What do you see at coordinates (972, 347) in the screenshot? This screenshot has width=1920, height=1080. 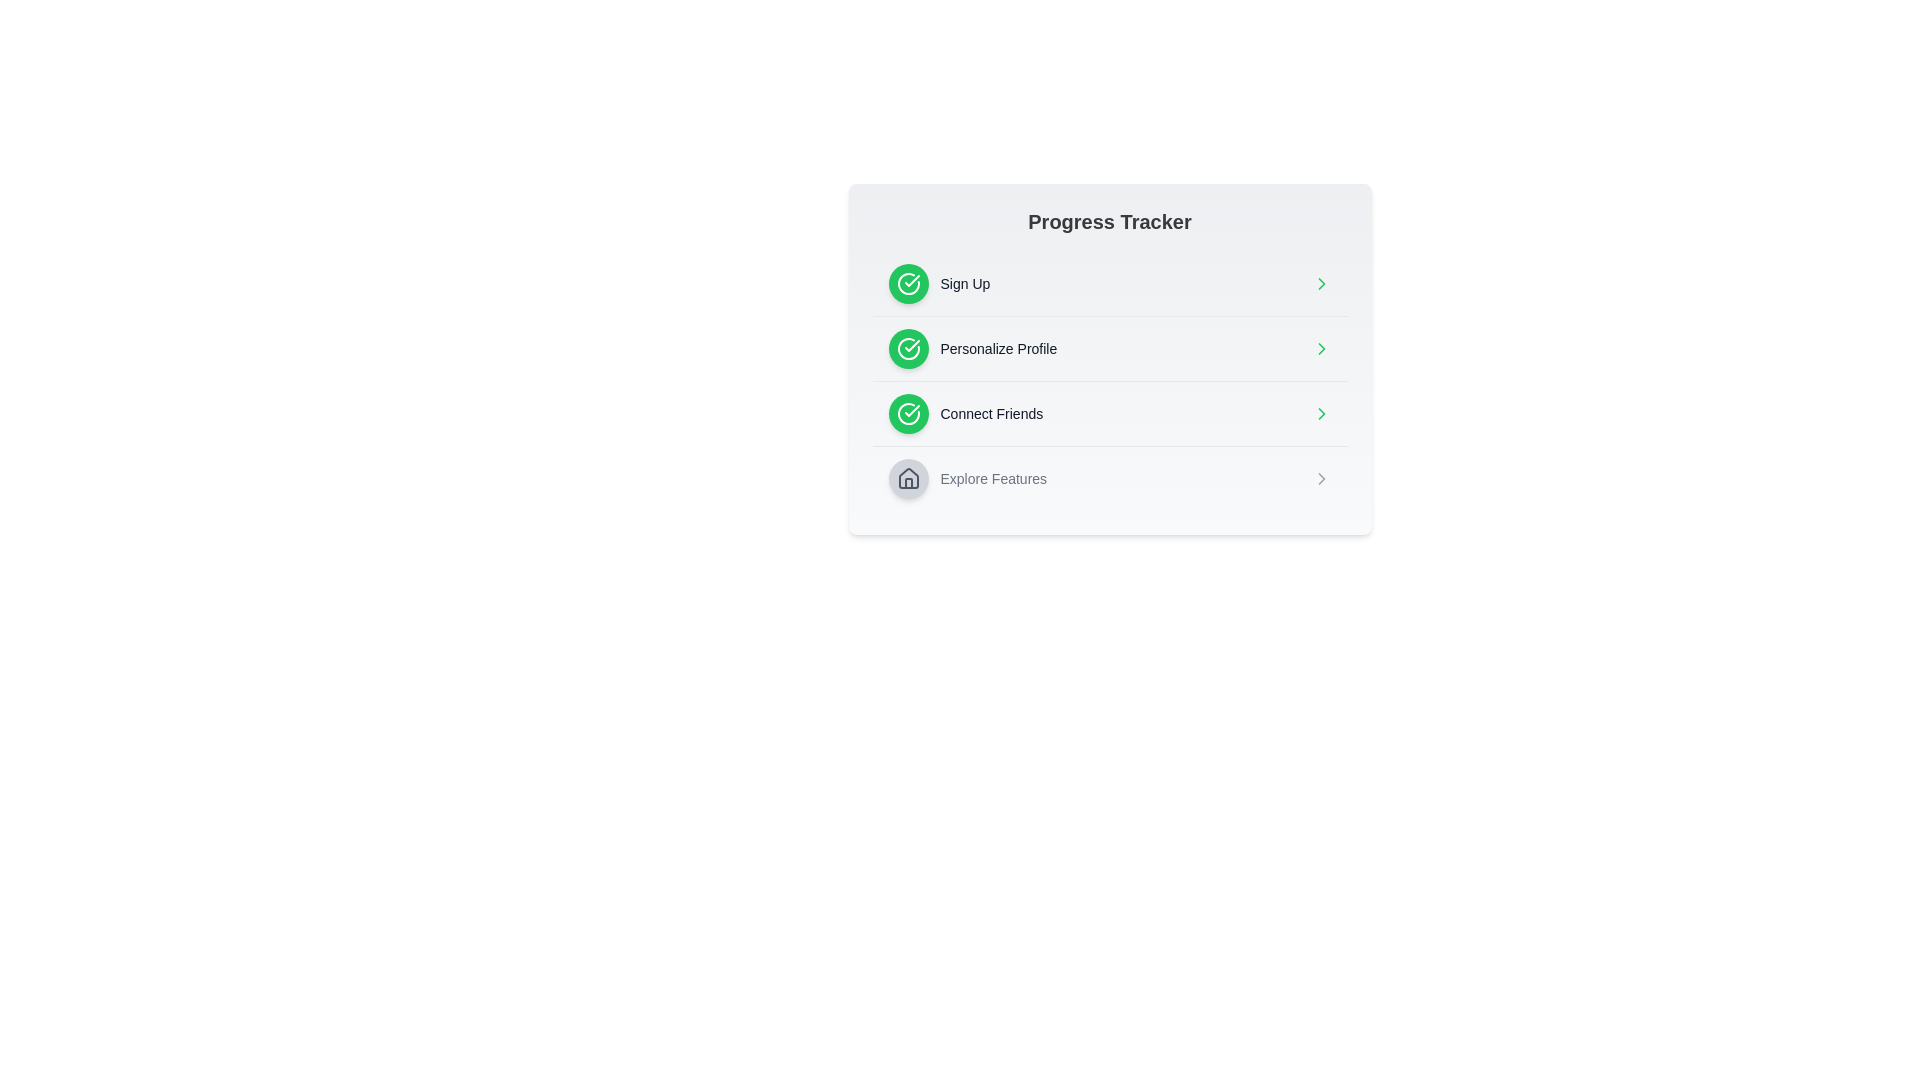 I see `the 'Personalize Profile' option in the Progress Tracker list, which features a green check mark icon and black text, positioned between 'Sign Up' and 'Connect Friends'` at bounding box center [972, 347].